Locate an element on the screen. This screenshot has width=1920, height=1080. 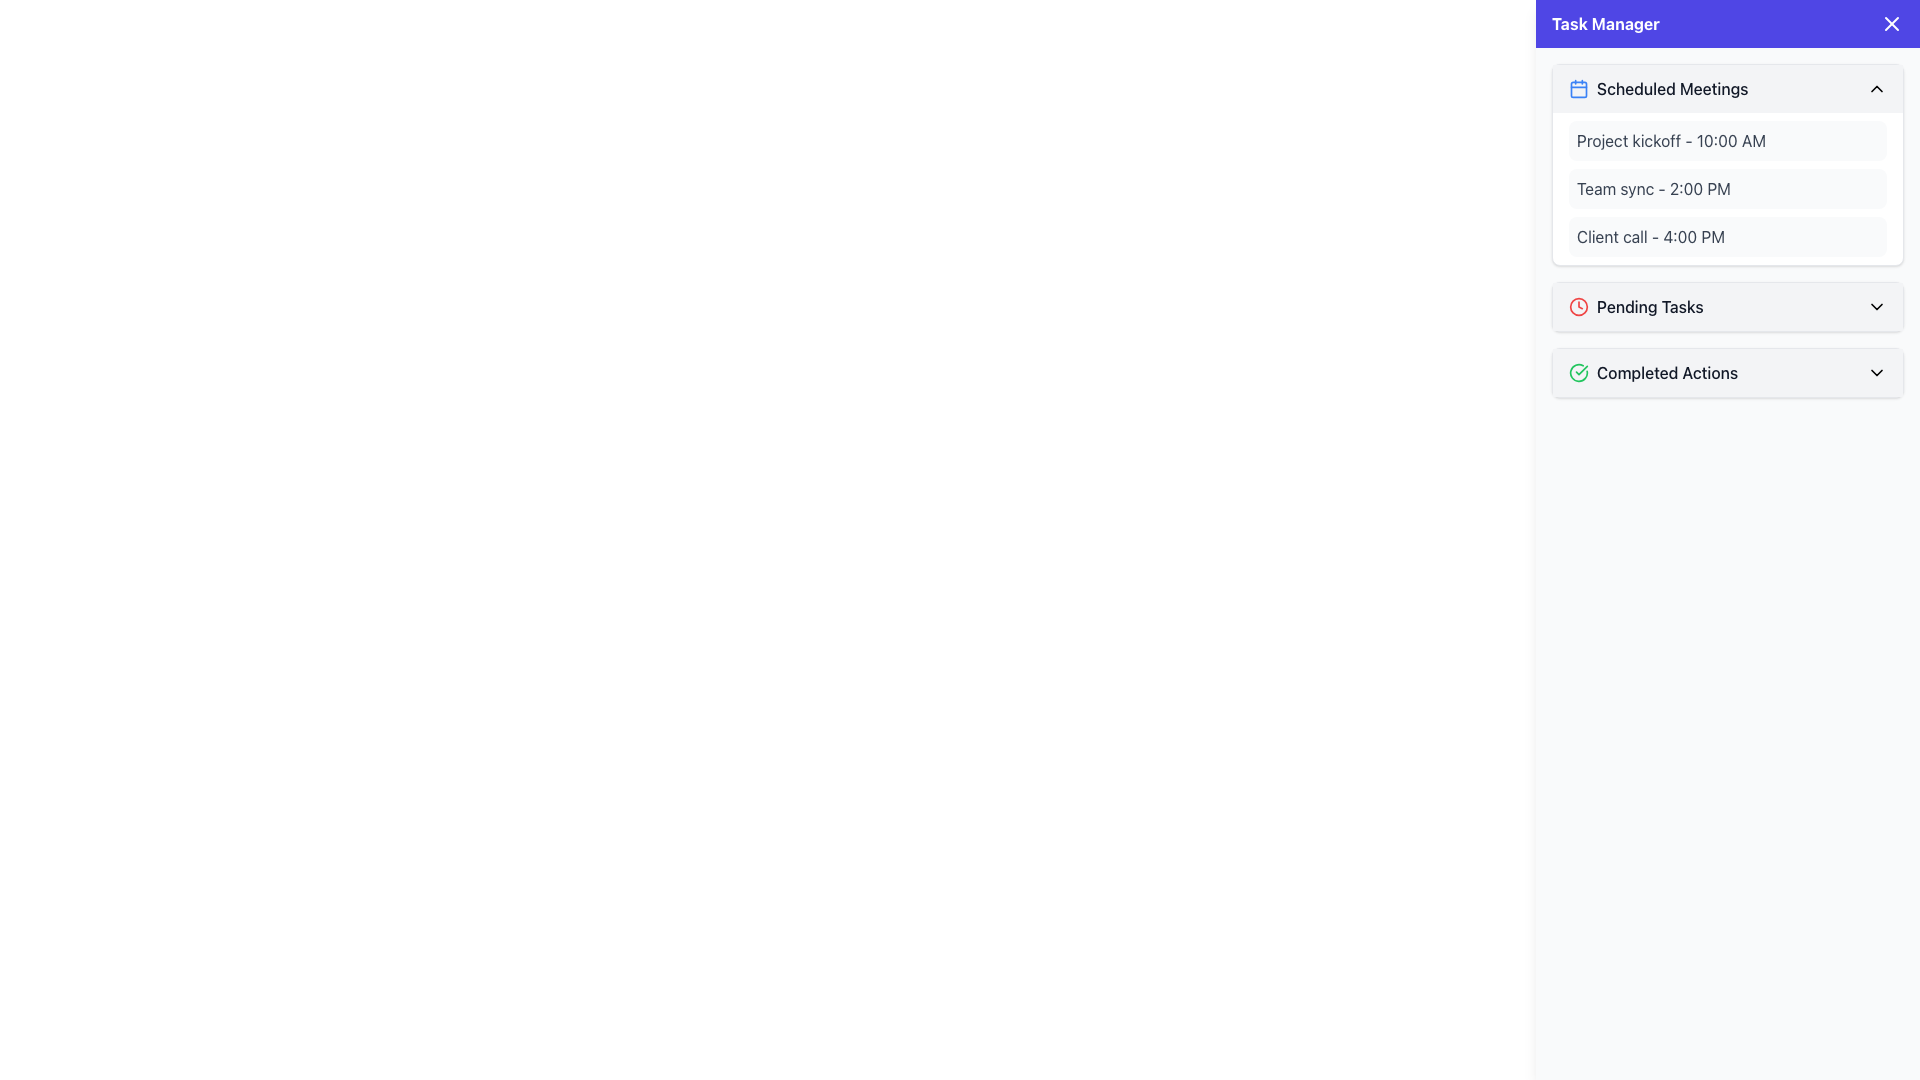
the Collapsible Section Header for 'Completed Actions' is located at coordinates (1727, 373).